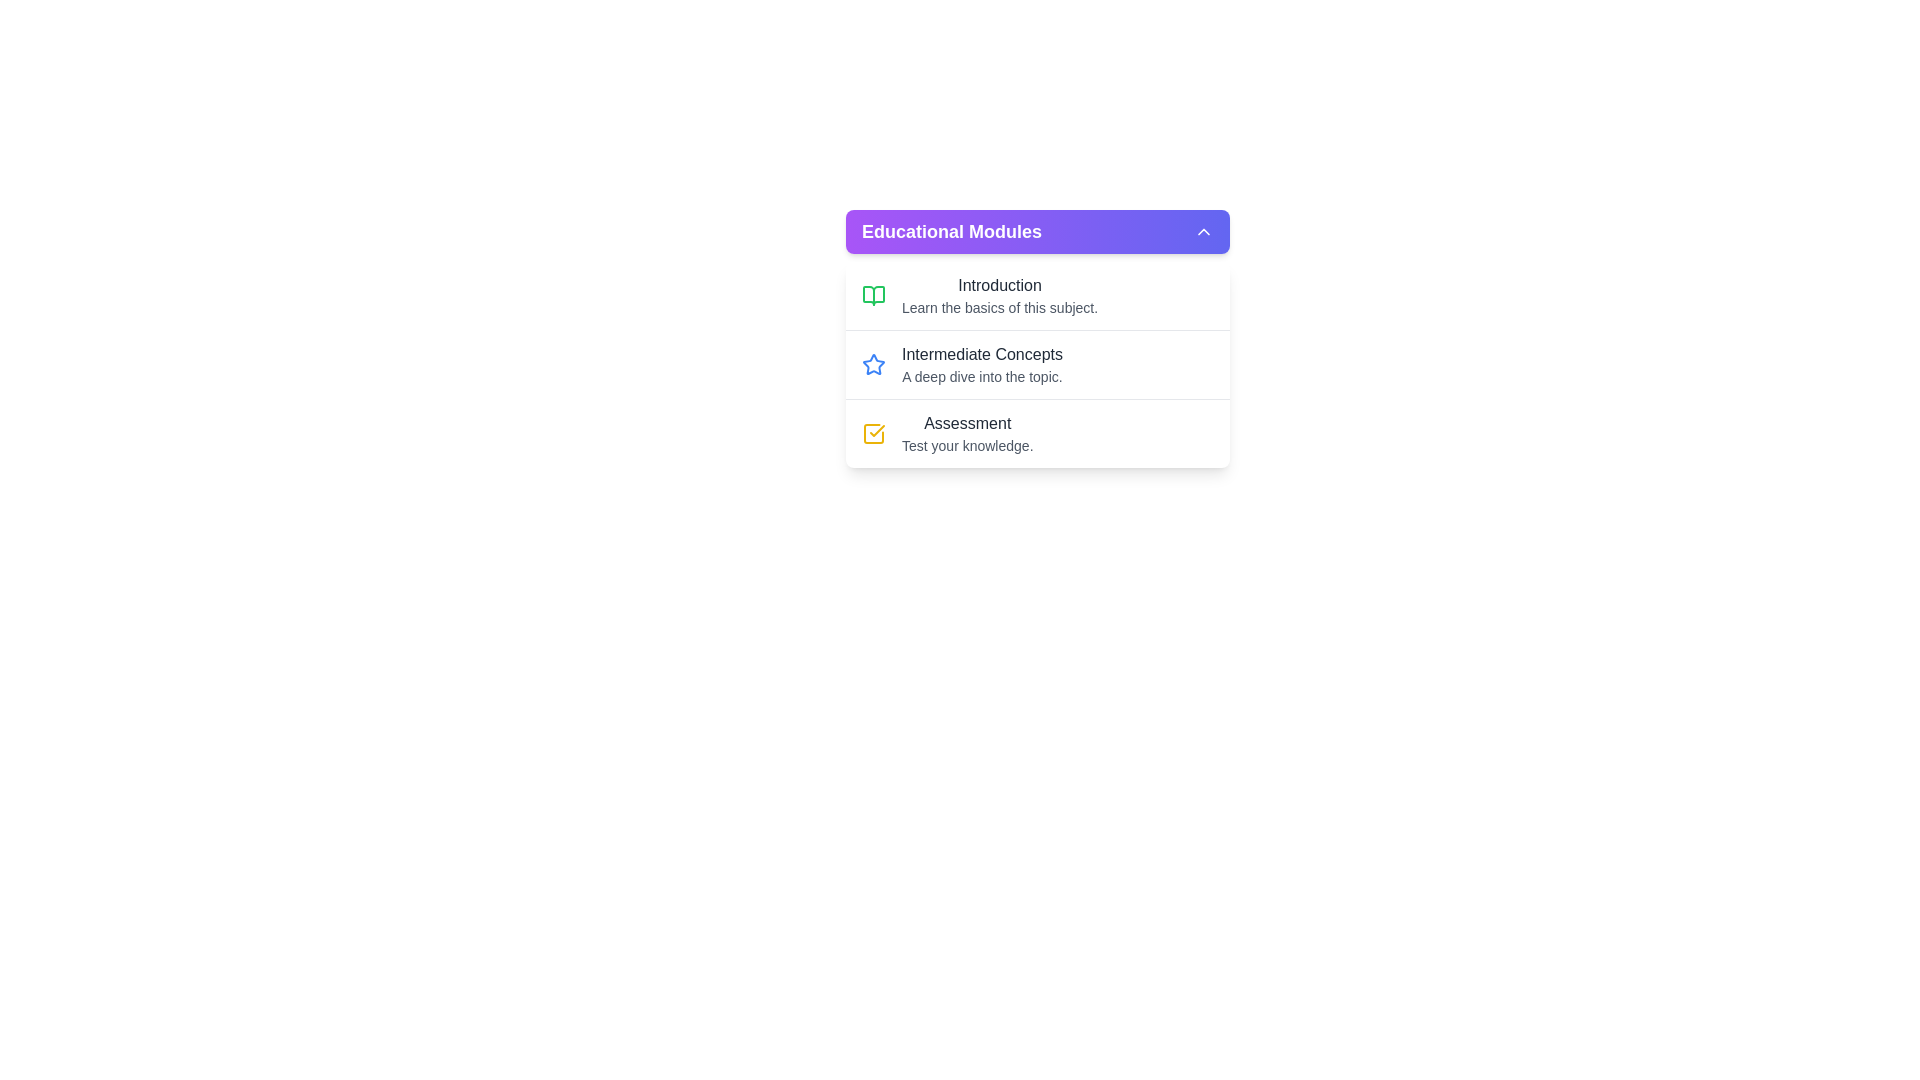  What do you see at coordinates (1037, 364) in the screenshot?
I see `the selectable list item titled 'Intermediate Concepts' with a blue star icon` at bounding box center [1037, 364].